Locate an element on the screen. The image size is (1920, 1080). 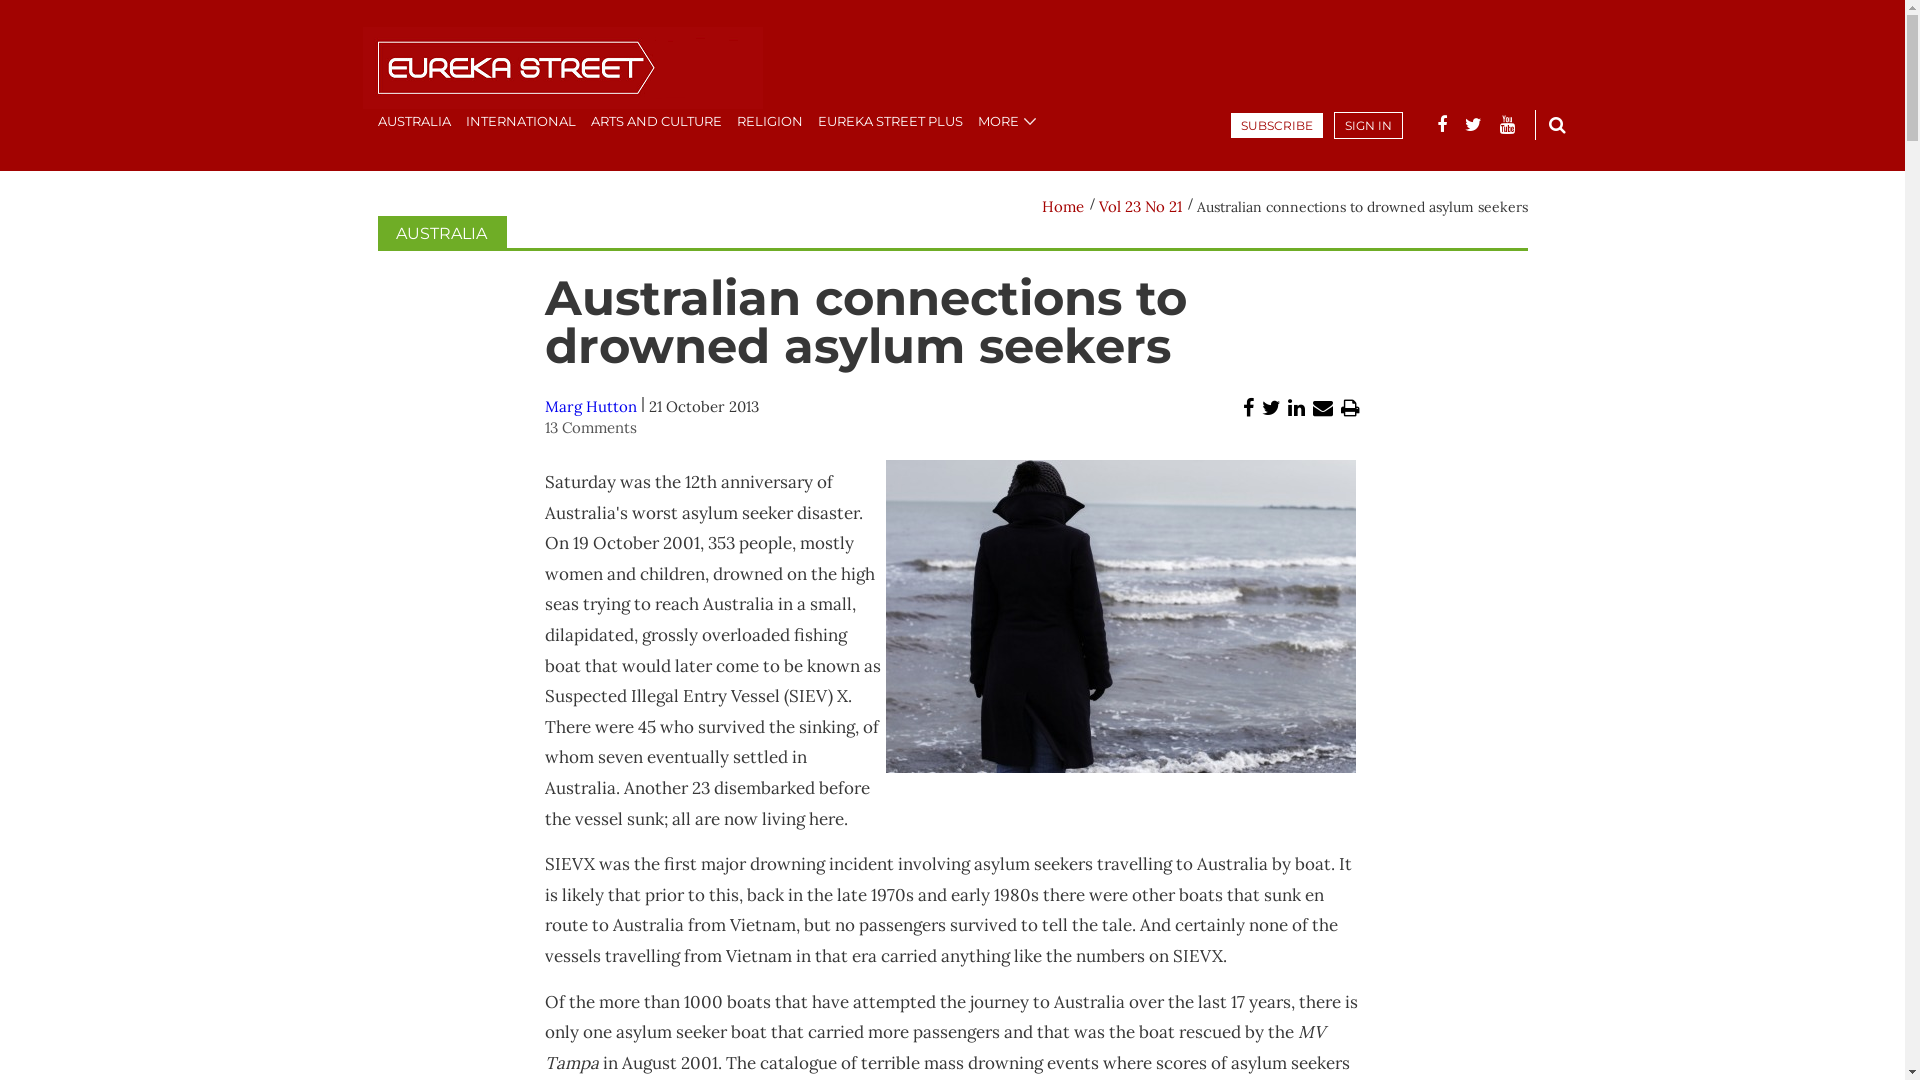
'SUBSCRIBE' is located at coordinates (1275, 125).